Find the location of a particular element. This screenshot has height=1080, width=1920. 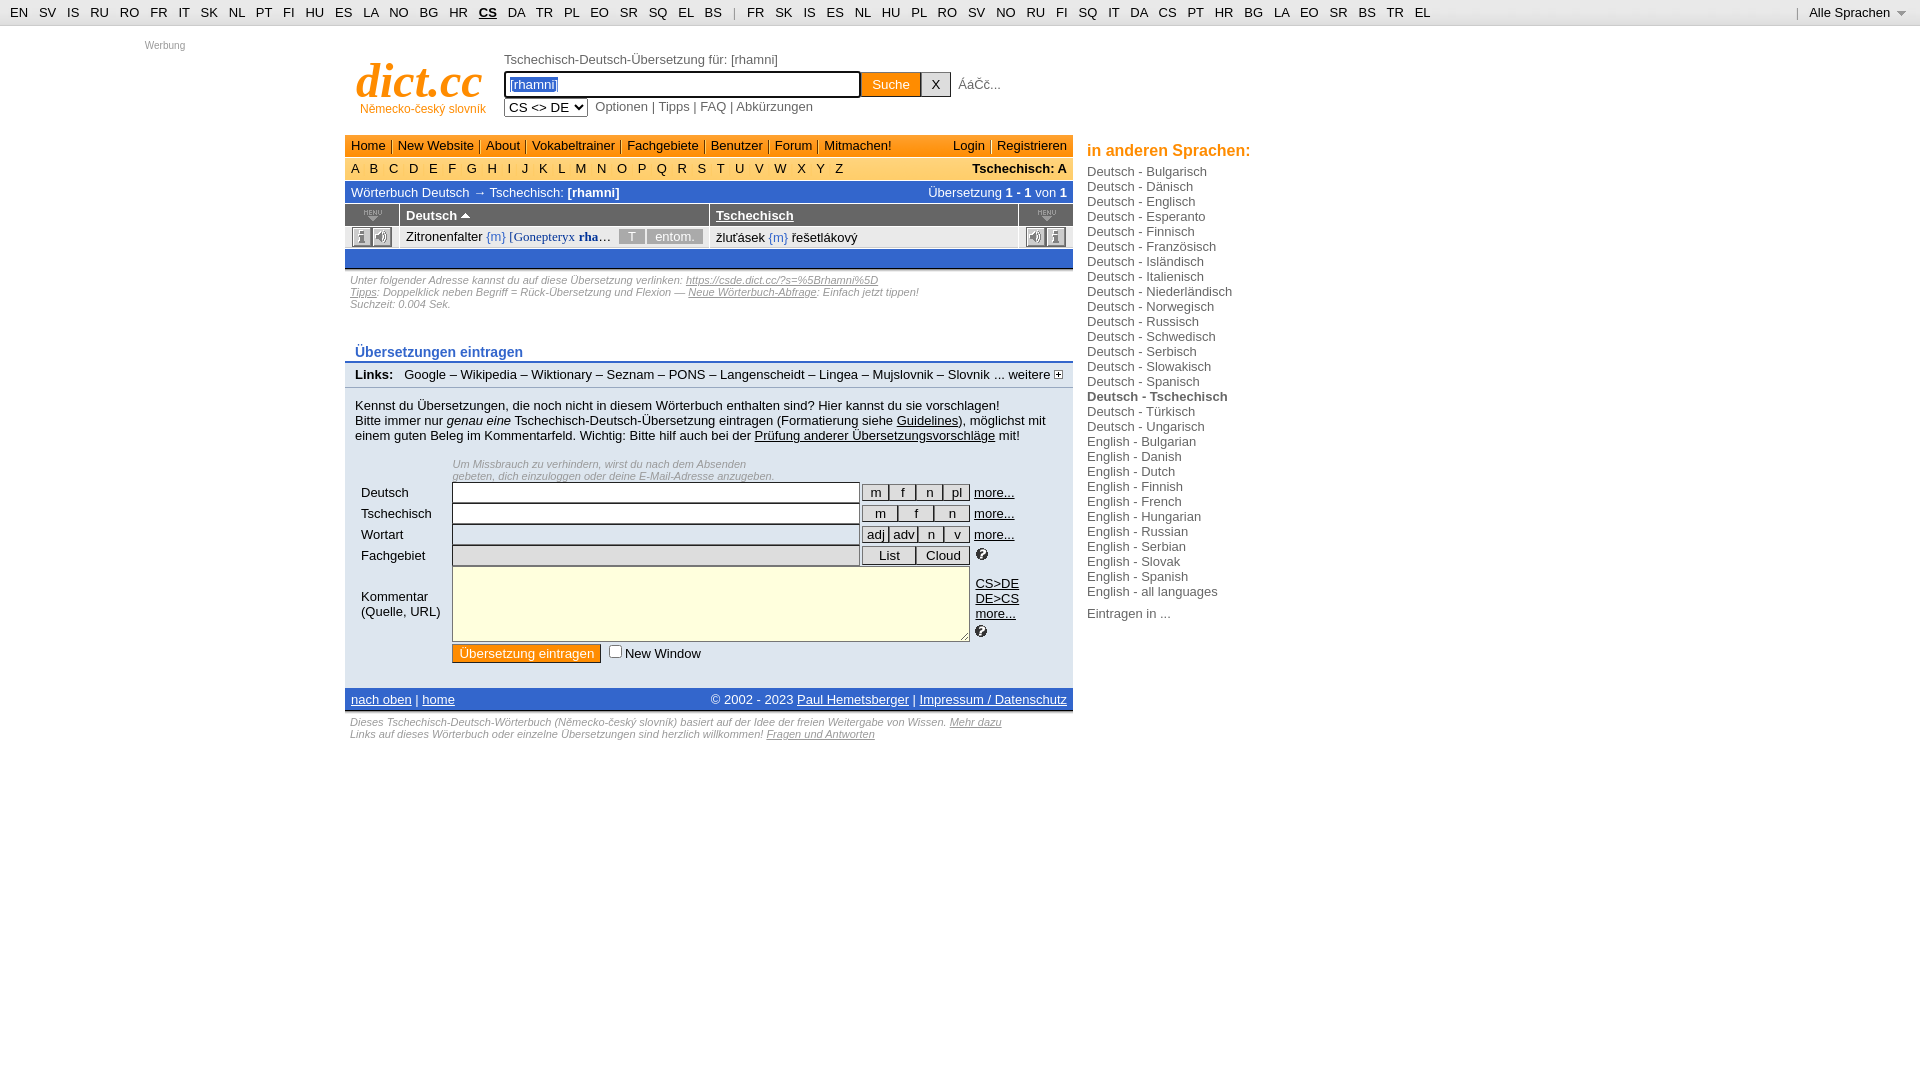

'Deutsch - Schwedisch' is located at coordinates (1151, 335).